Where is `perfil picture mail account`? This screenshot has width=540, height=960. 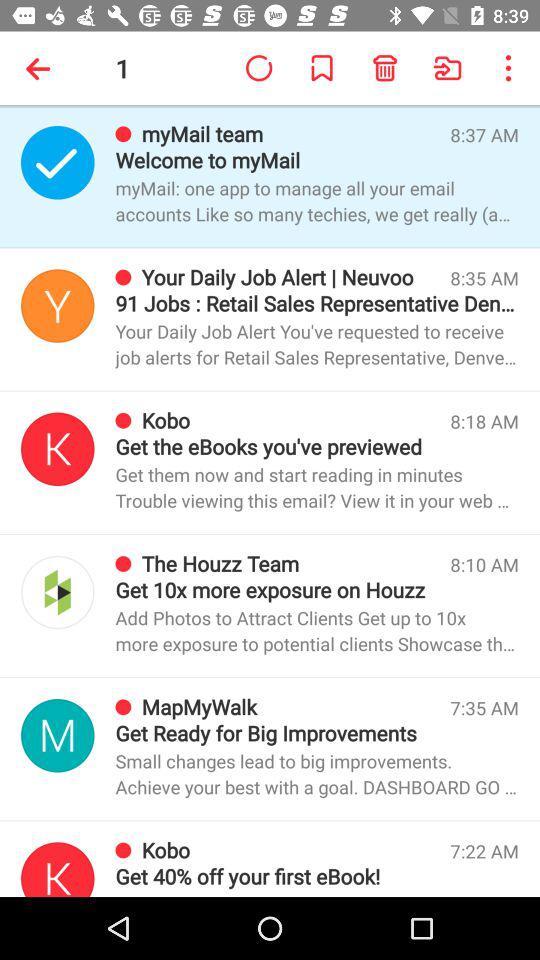 perfil picture mail account is located at coordinates (57, 734).